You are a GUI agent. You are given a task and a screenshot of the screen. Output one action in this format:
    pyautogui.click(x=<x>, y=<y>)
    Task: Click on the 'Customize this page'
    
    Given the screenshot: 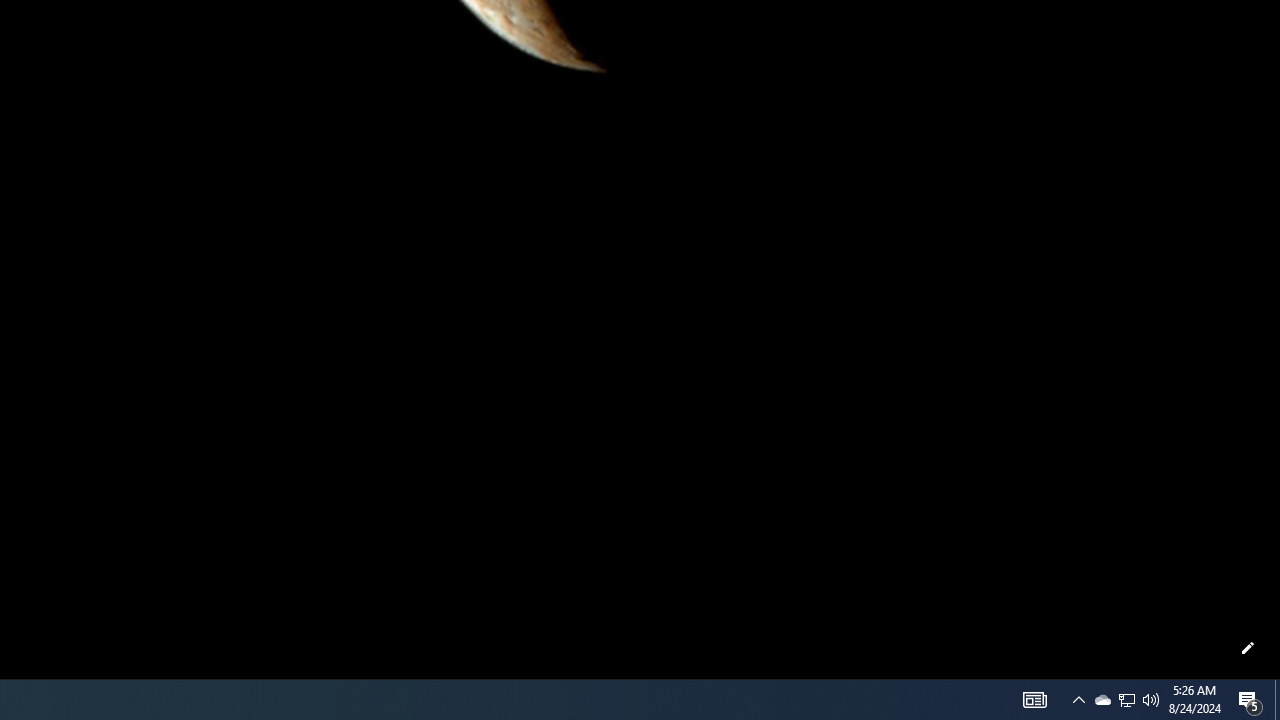 What is the action you would take?
    pyautogui.click(x=1247, y=648)
    